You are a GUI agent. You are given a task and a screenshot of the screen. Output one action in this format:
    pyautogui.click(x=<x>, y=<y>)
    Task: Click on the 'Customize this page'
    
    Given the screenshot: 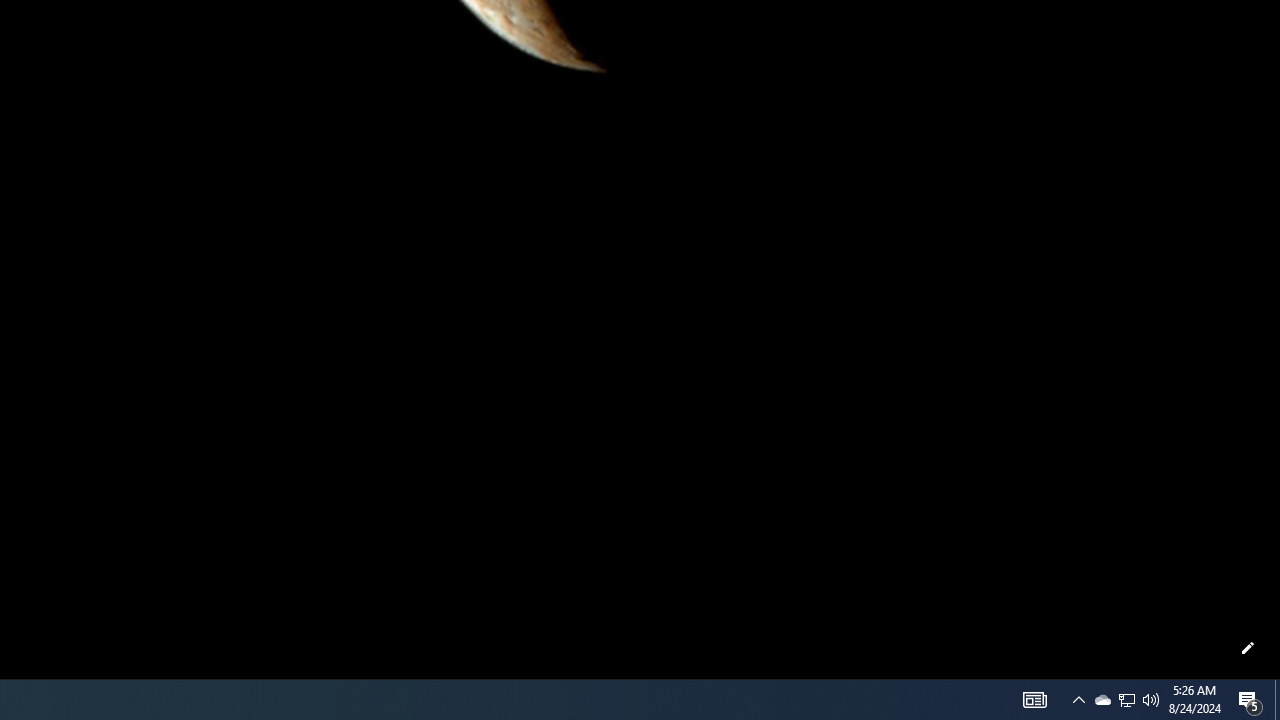 What is the action you would take?
    pyautogui.click(x=1247, y=648)
    